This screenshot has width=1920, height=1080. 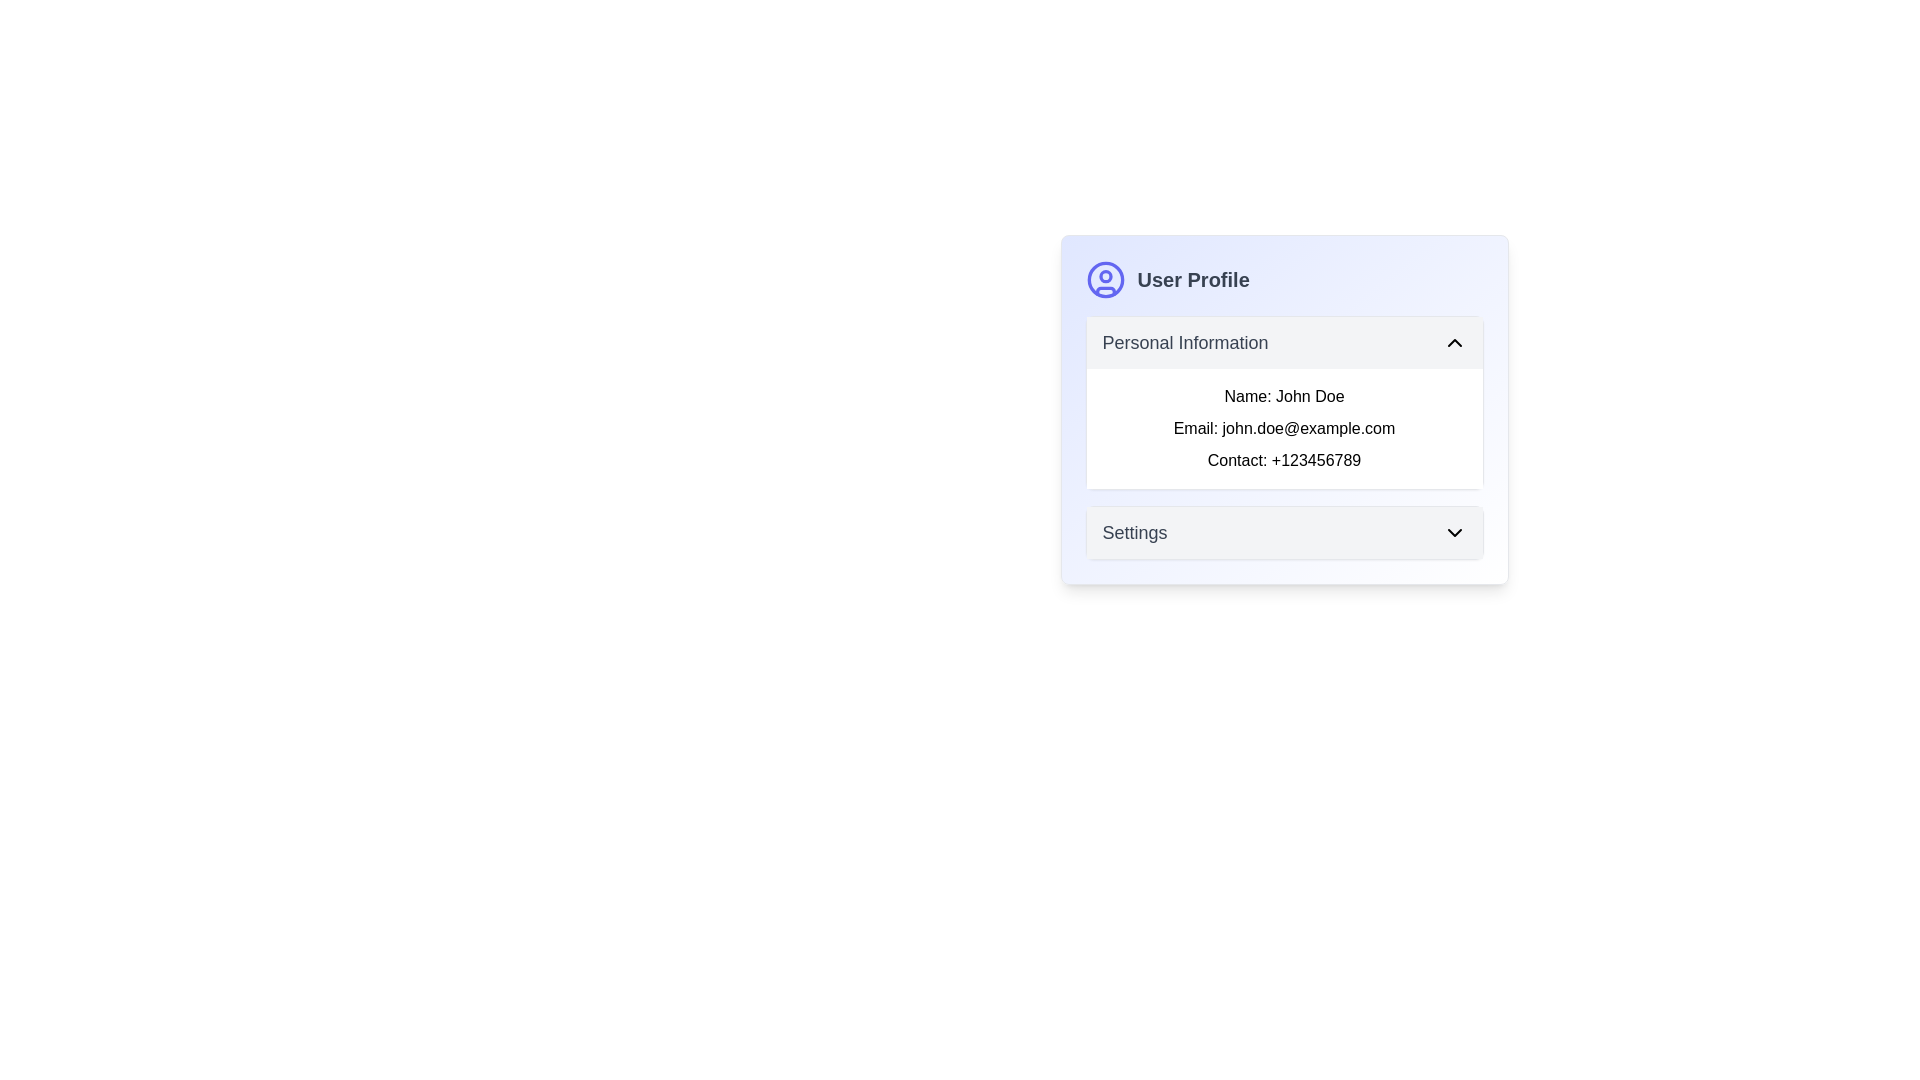 What do you see at coordinates (1284, 531) in the screenshot?
I see `the 'Settings' button located at the bottom of the 'User Profile' card` at bounding box center [1284, 531].